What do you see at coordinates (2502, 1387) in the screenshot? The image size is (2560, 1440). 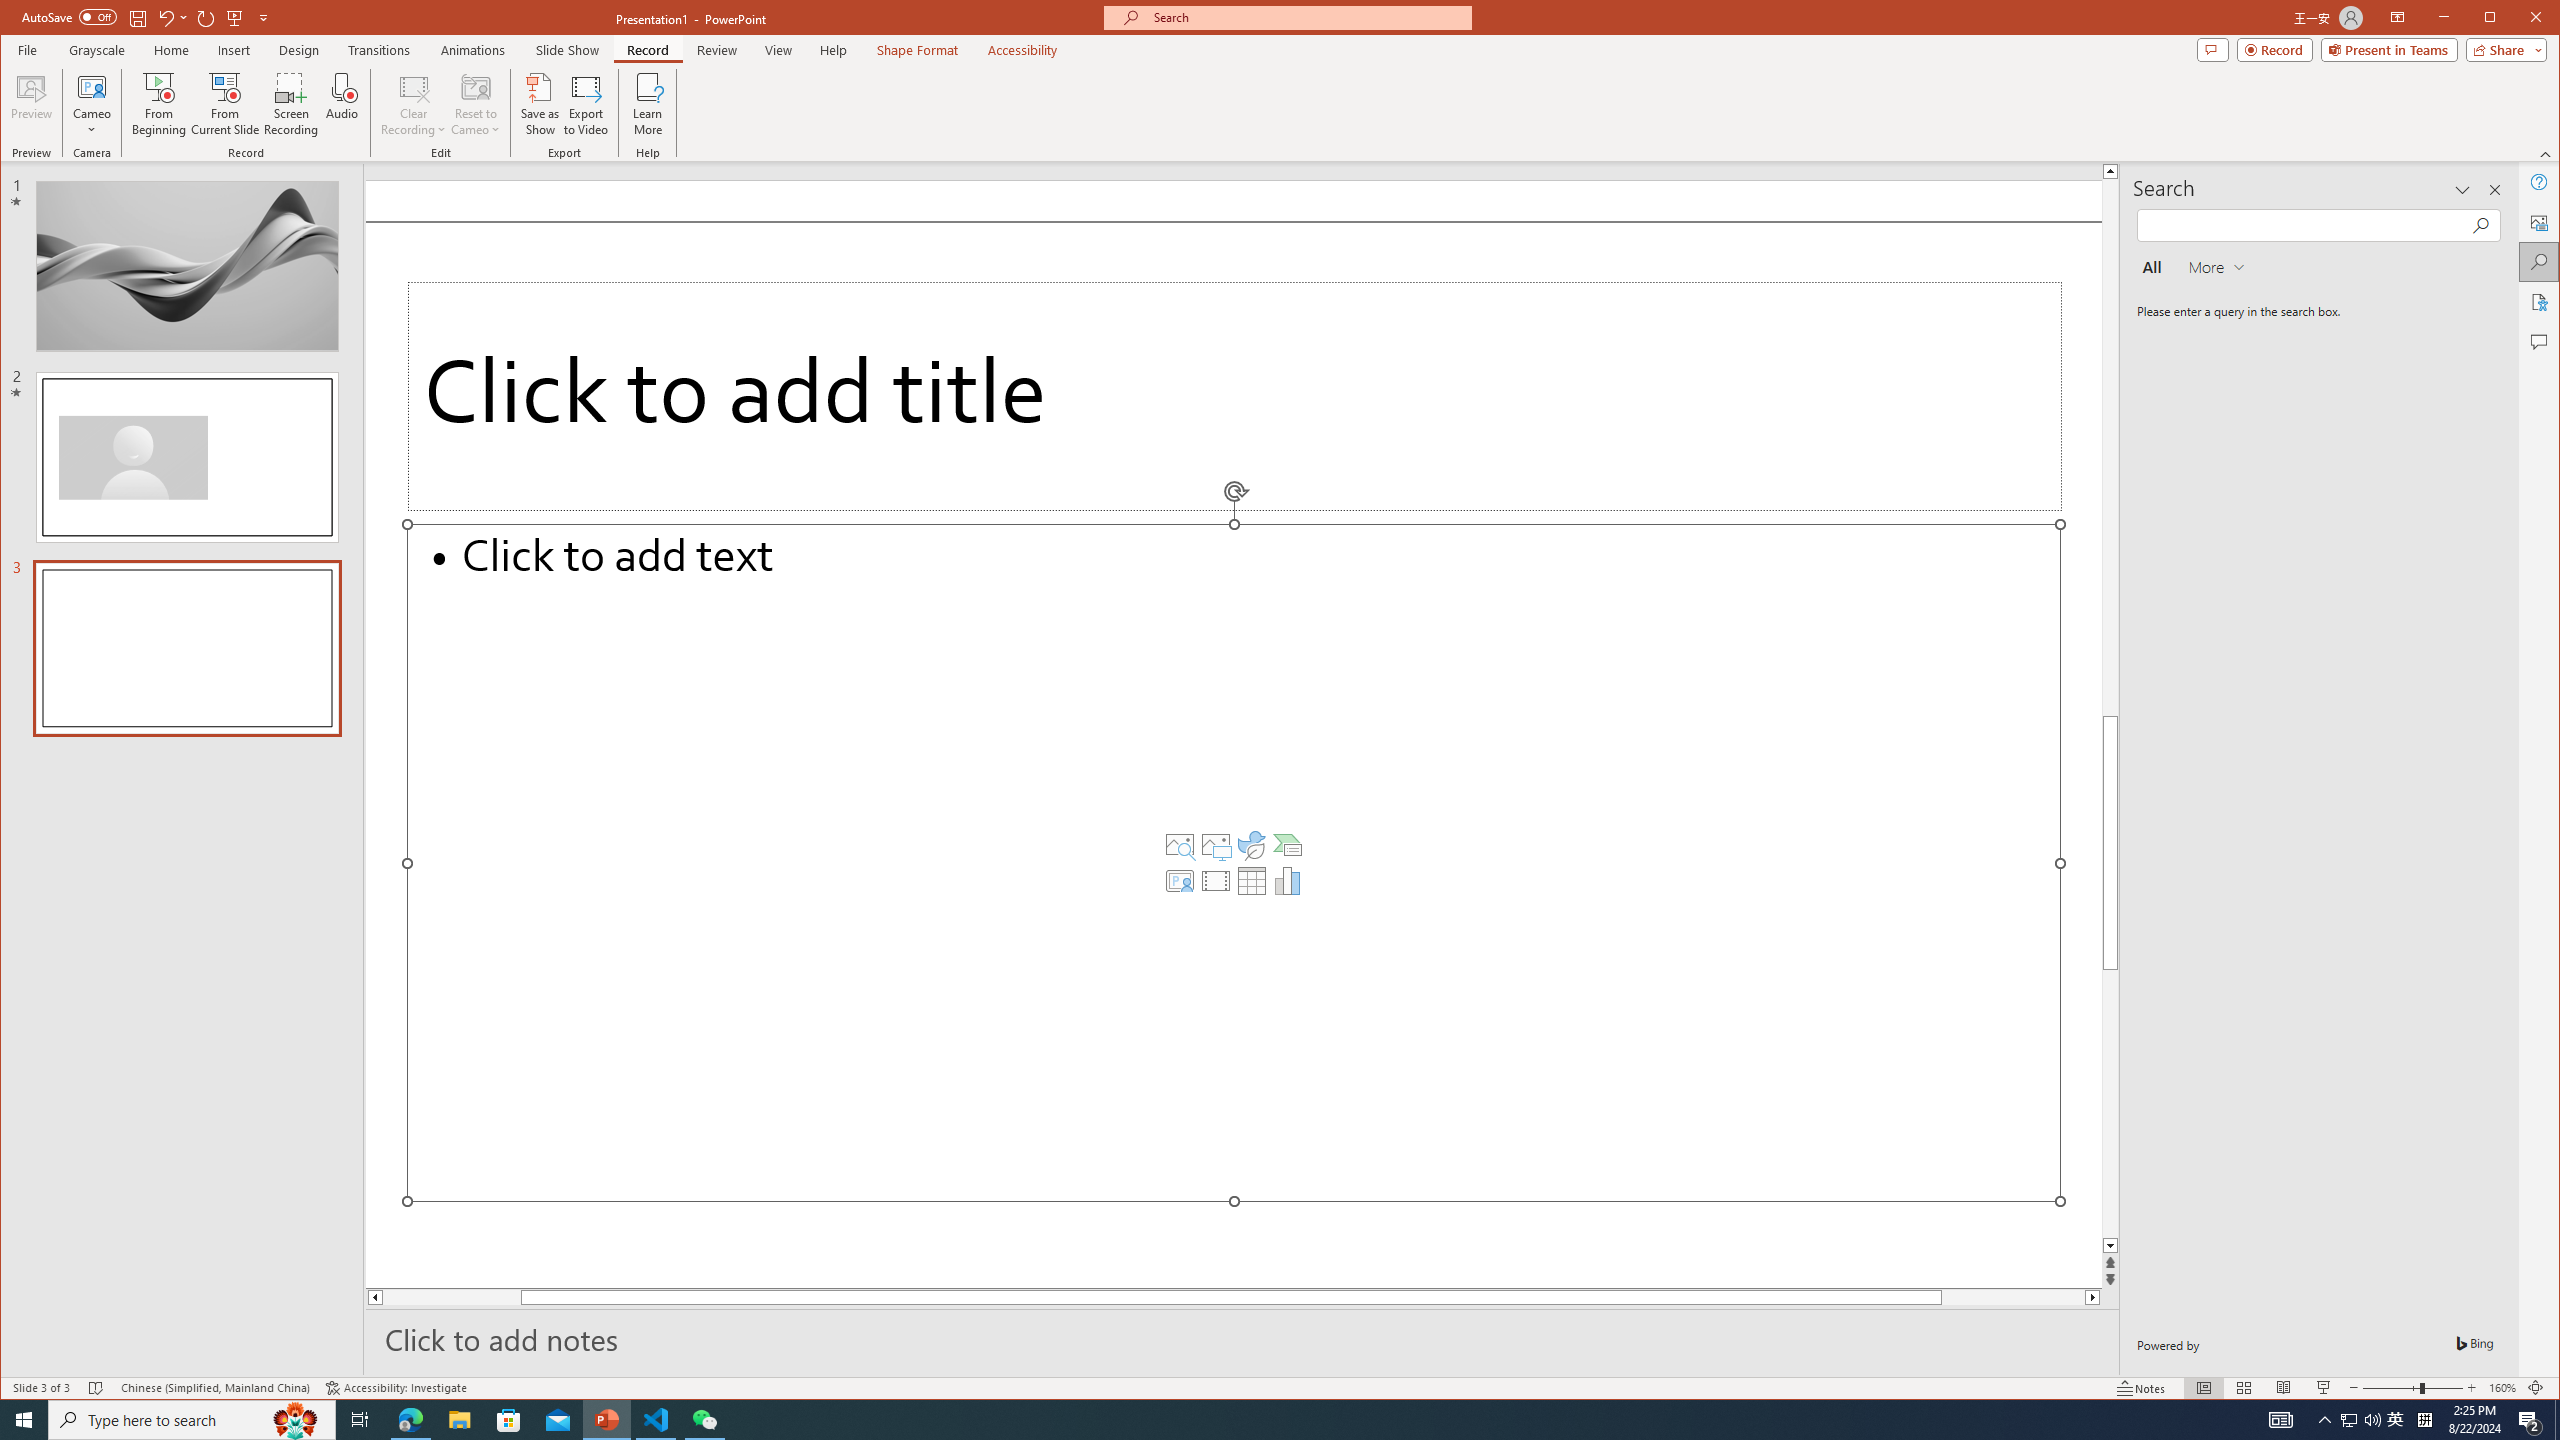 I see `'Zoom 160%'` at bounding box center [2502, 1387].